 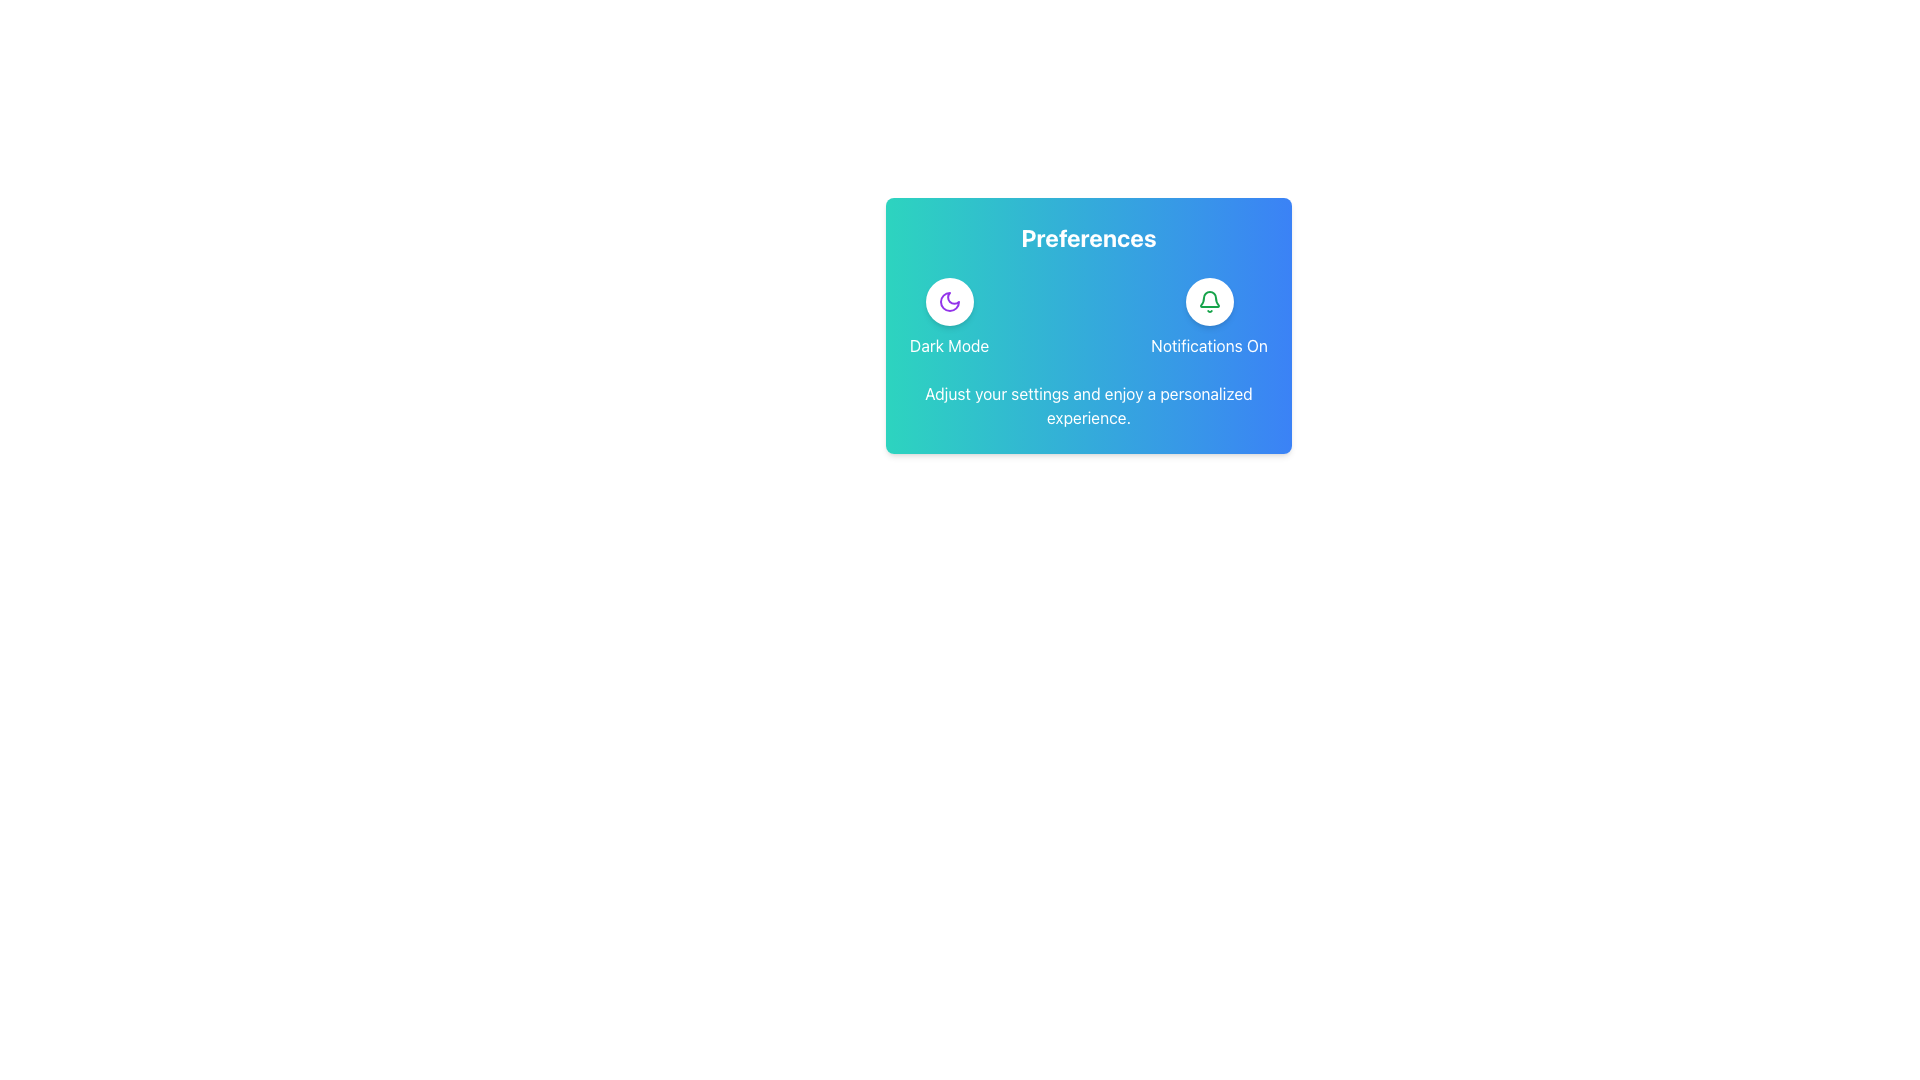 What do you see at coordinates (948, 301) in the screenshot?
I see `the crescent moon icon in the 'Preferences' panel` at bounding box center [948, 301].